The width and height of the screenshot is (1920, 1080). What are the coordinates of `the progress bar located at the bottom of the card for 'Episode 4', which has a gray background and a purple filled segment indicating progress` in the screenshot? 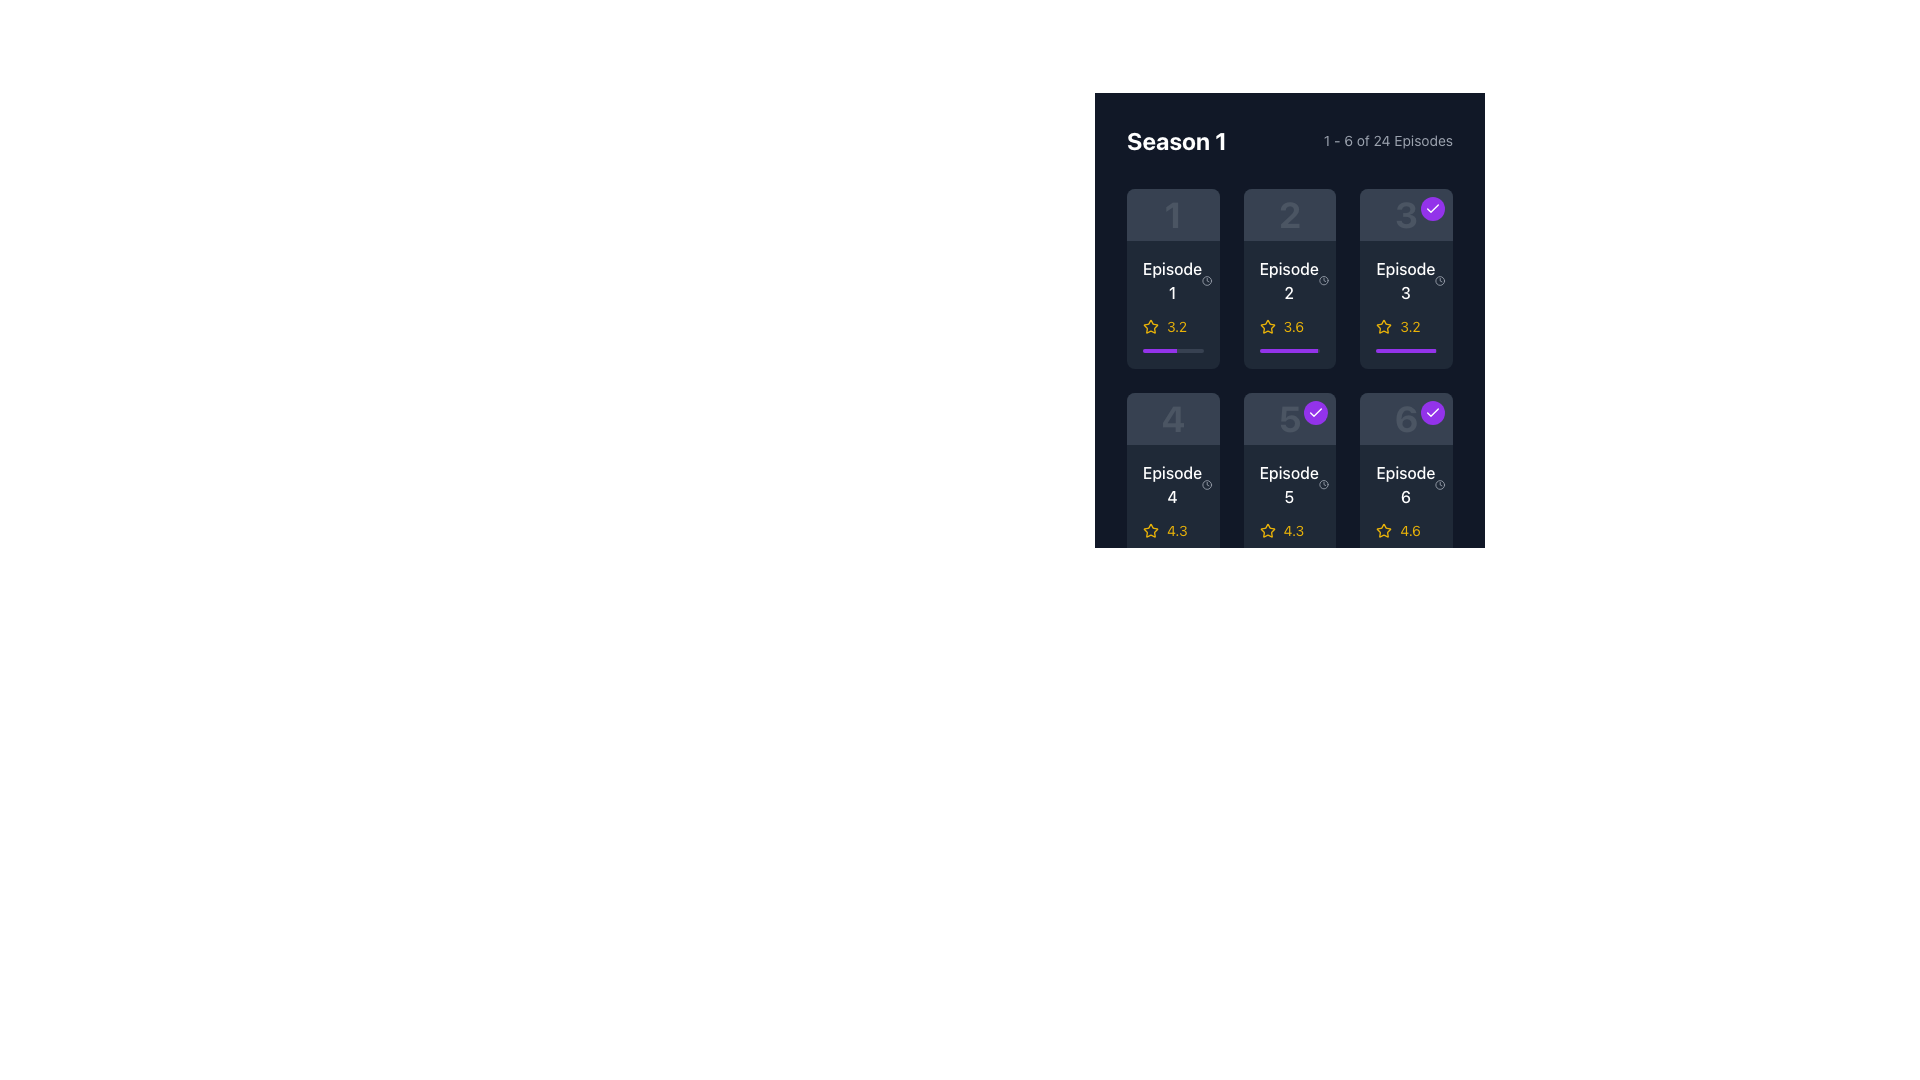 It's located at (1173, 555).